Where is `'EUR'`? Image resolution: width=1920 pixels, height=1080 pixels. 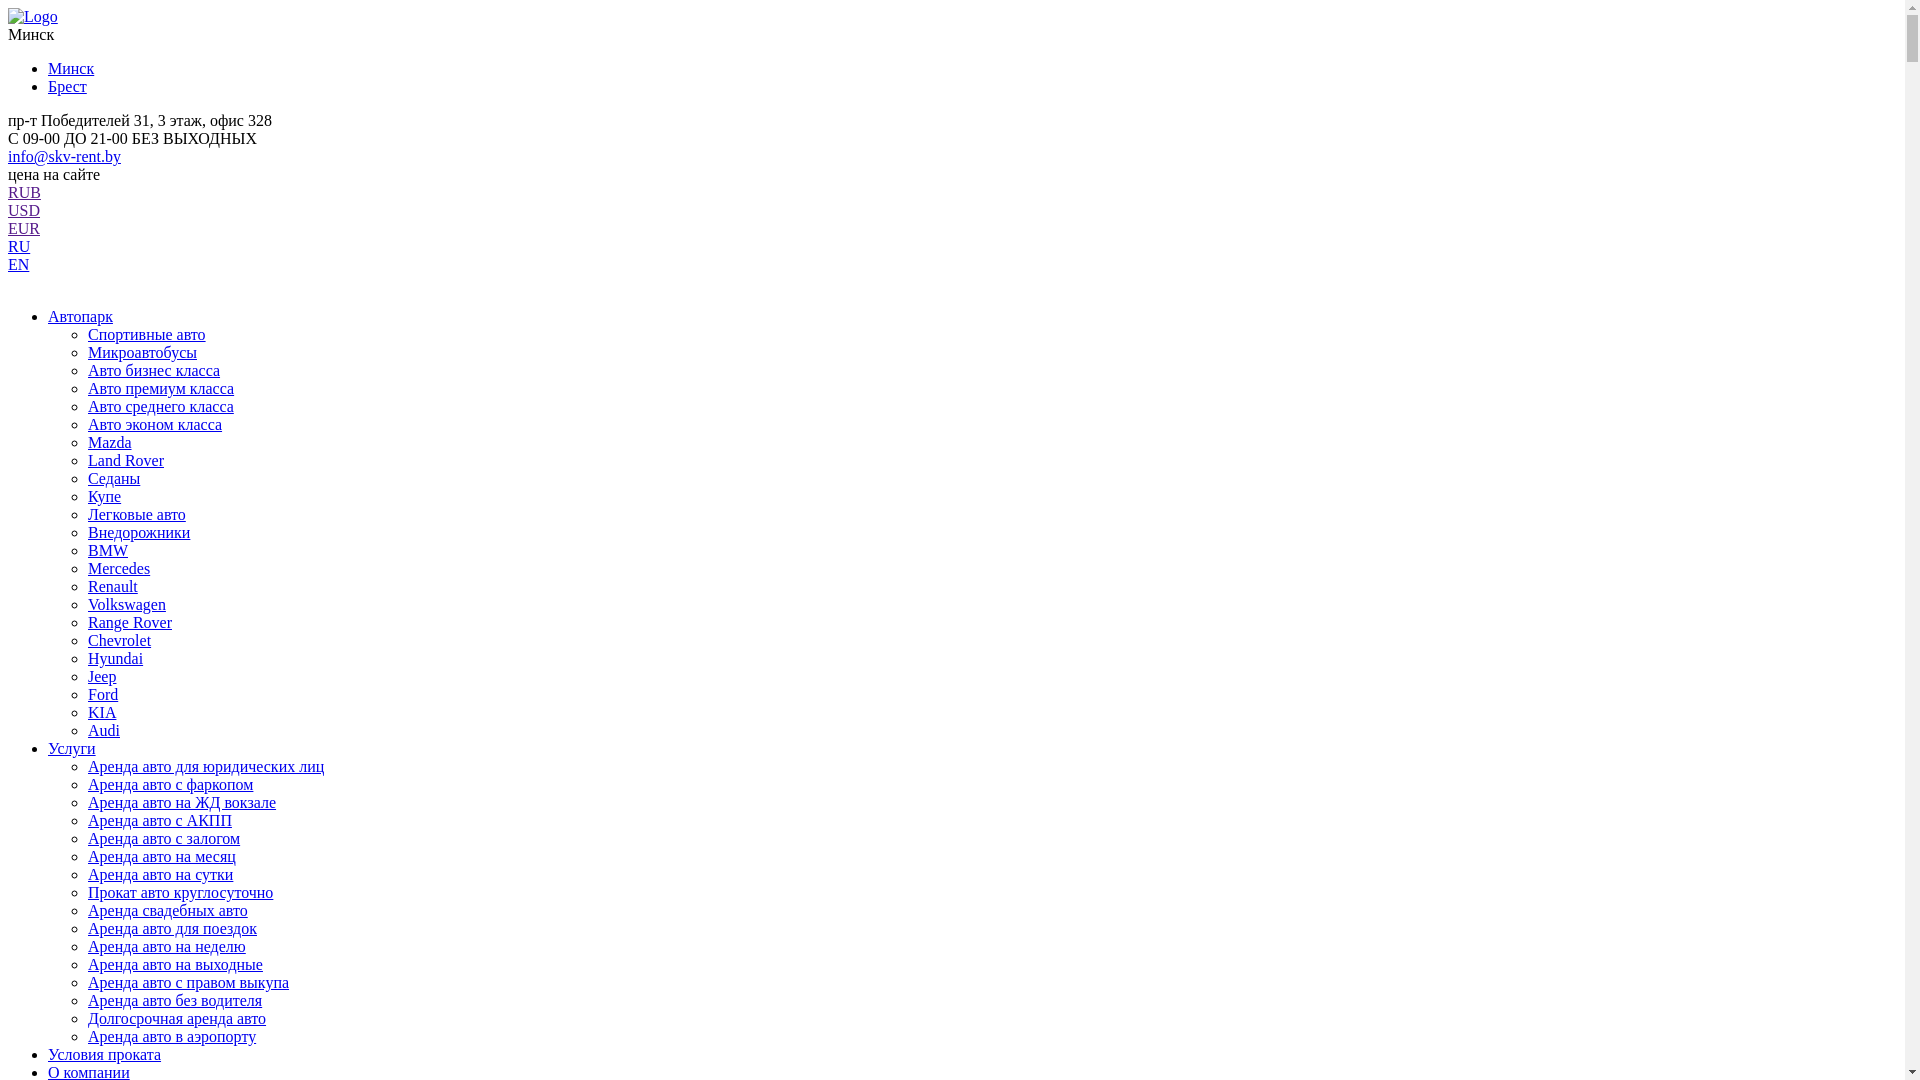 'EUR' is located at coordinates (24, 227).